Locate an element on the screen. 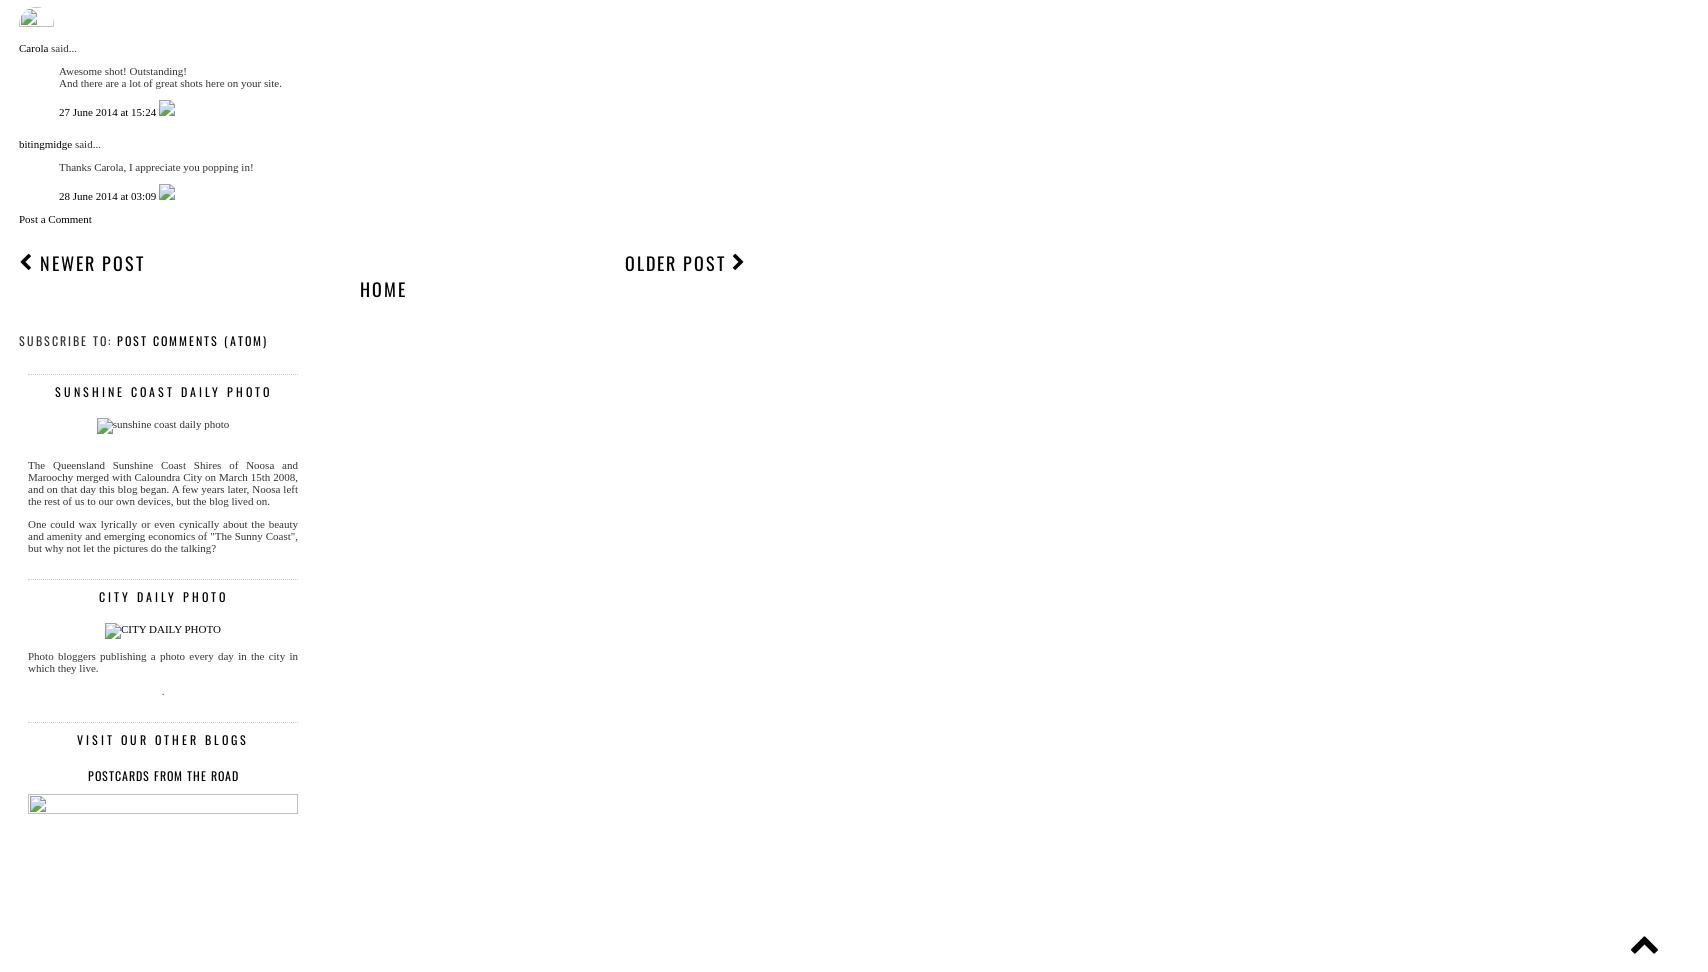 This screenshot has width=1708, height=972. 'Postcards from the Road' is located at coordinates (162, 775).